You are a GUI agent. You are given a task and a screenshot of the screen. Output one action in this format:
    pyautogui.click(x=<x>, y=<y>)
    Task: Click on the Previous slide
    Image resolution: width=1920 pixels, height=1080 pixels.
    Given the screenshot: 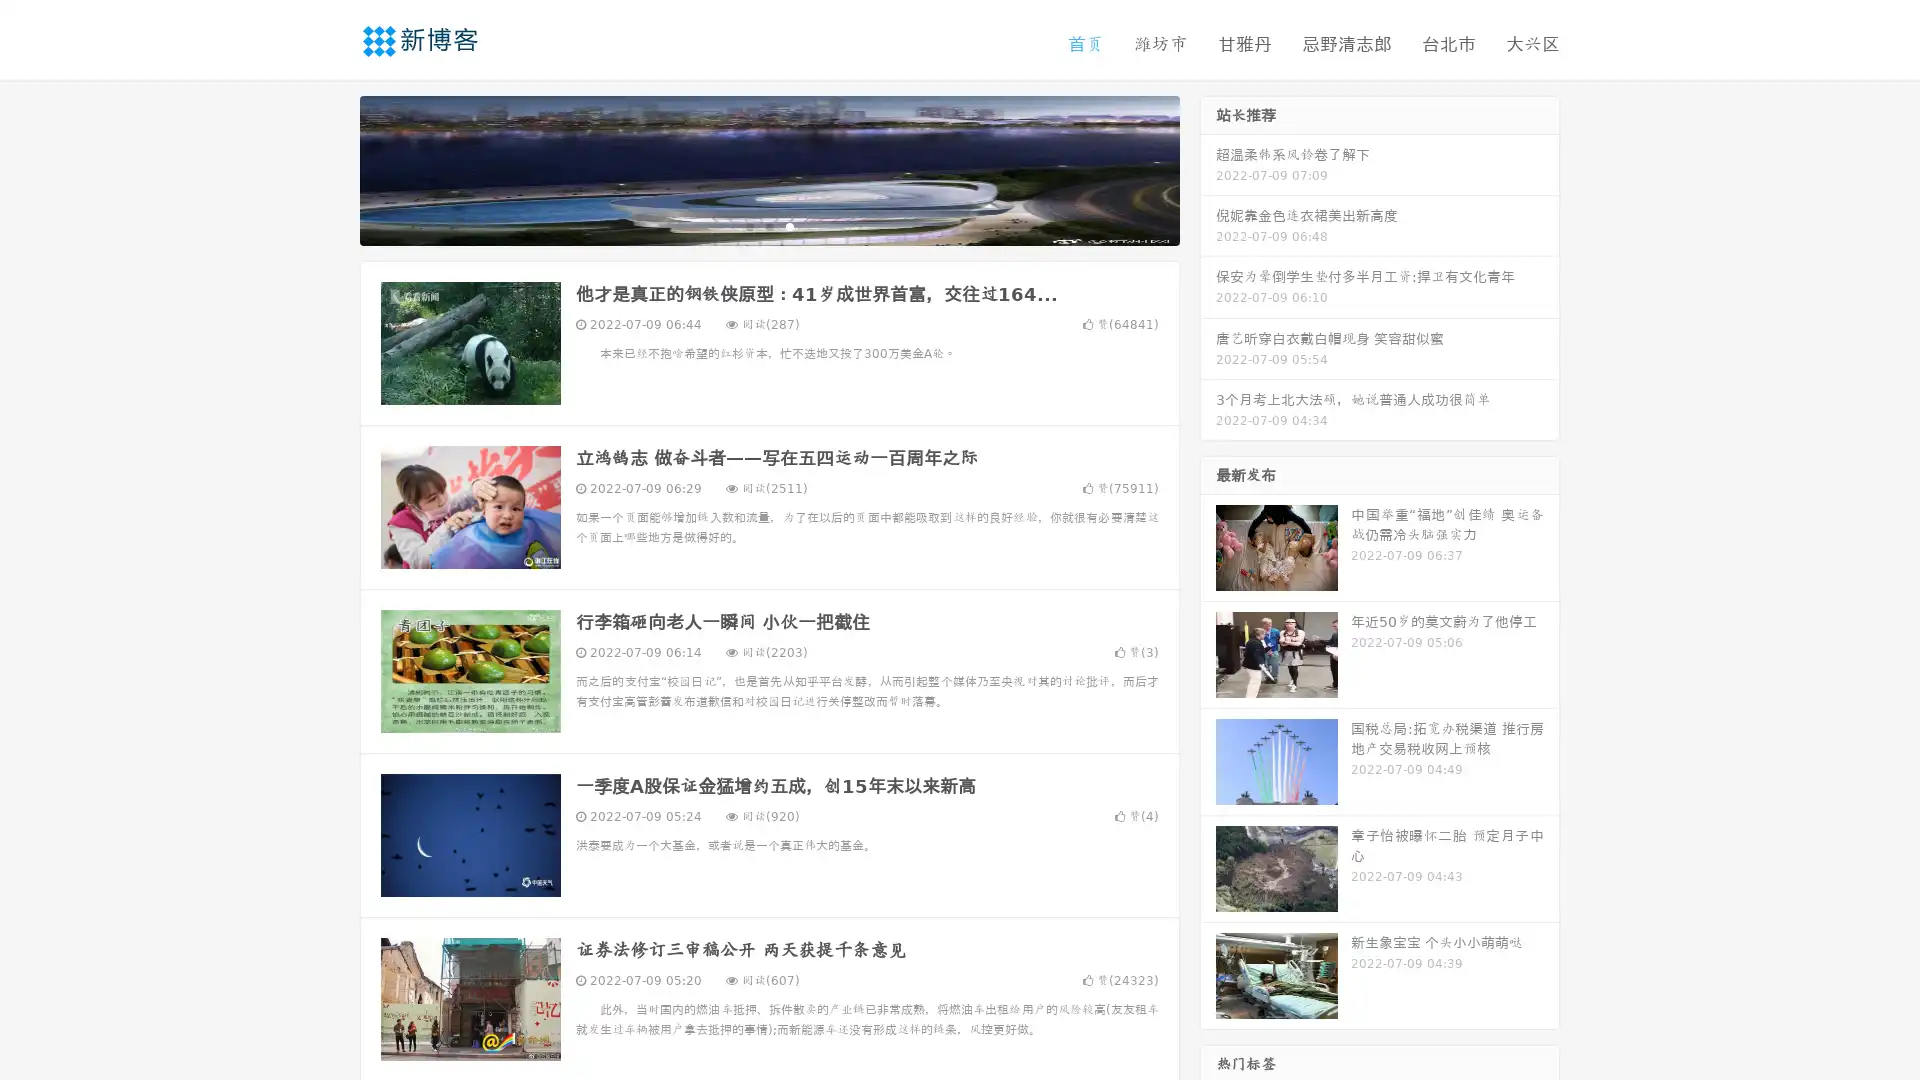 What is the action you would take?
    pyautogui.click(x=330, y=168)
    